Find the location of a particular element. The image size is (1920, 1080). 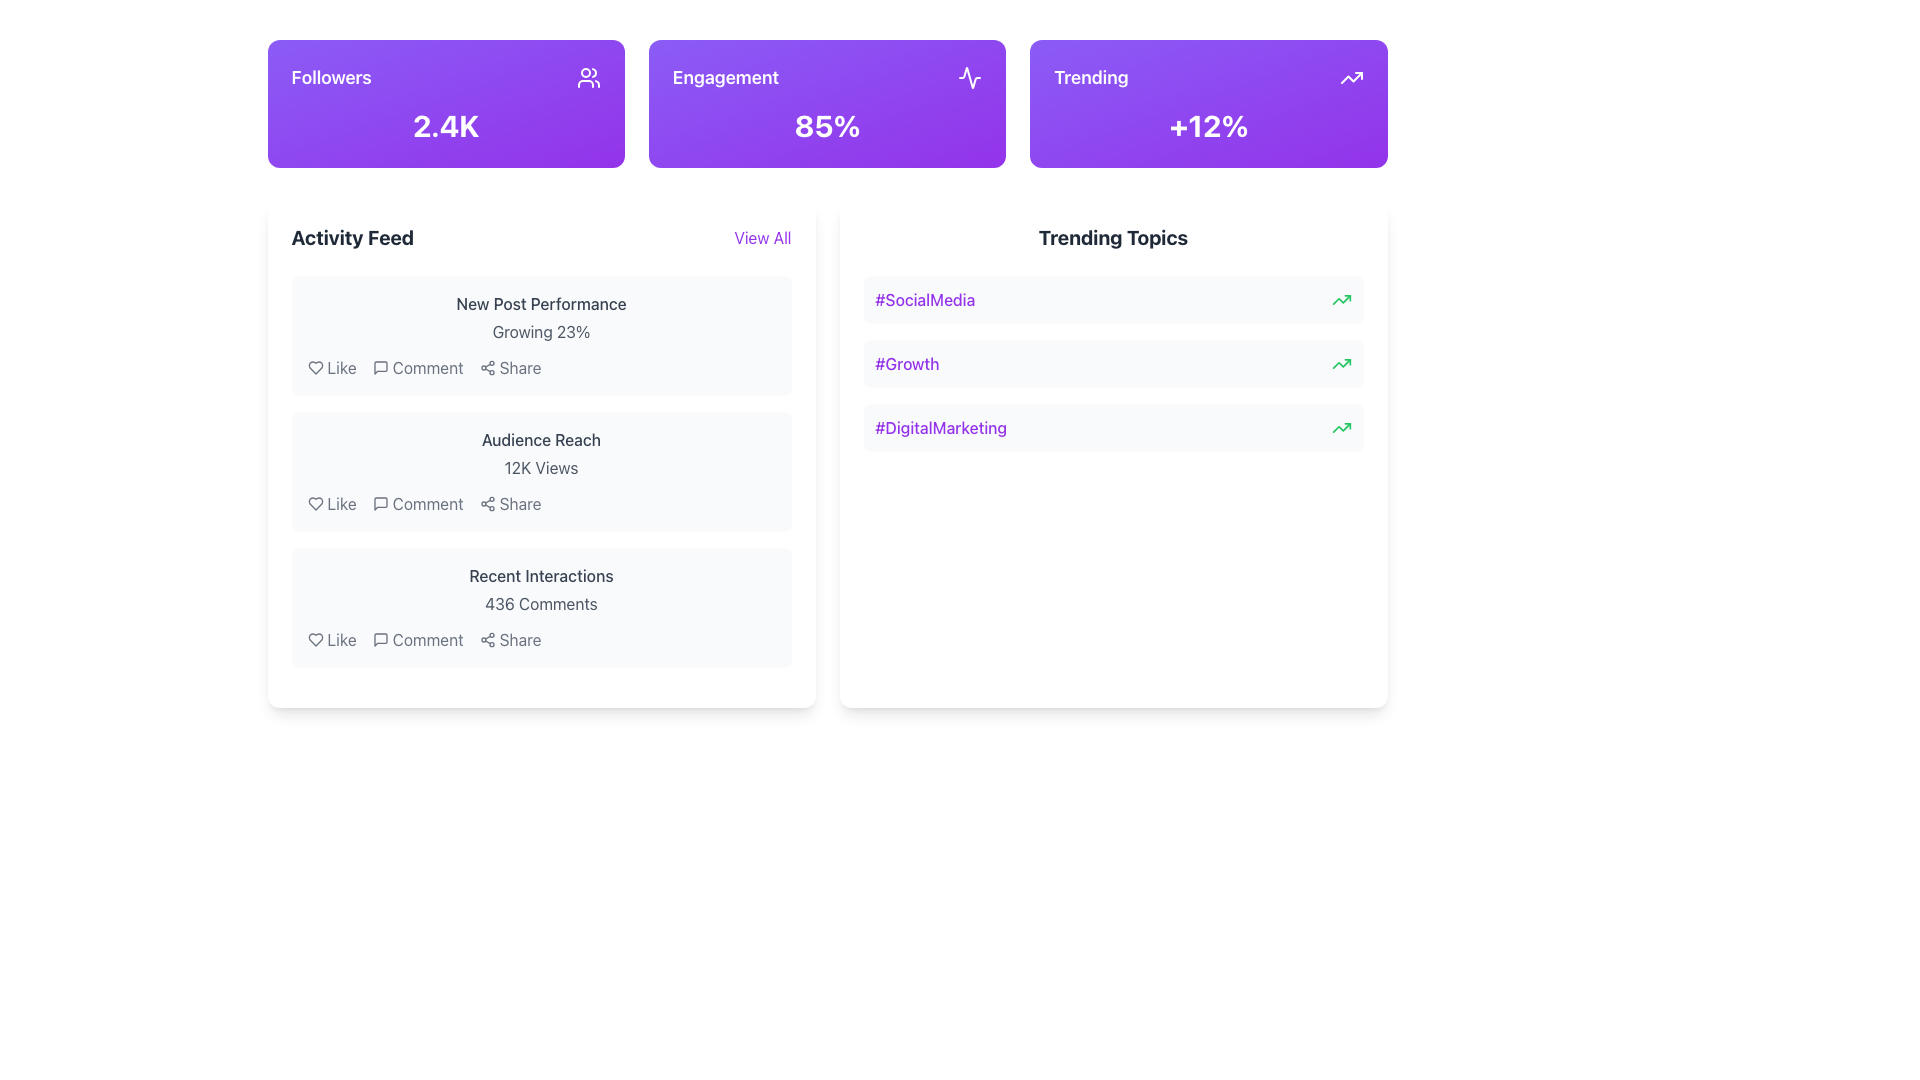

the 'Share' button, which is the third interactive option in the action bar, to change the text color from gray to purple is located at coordinates (510, 503).